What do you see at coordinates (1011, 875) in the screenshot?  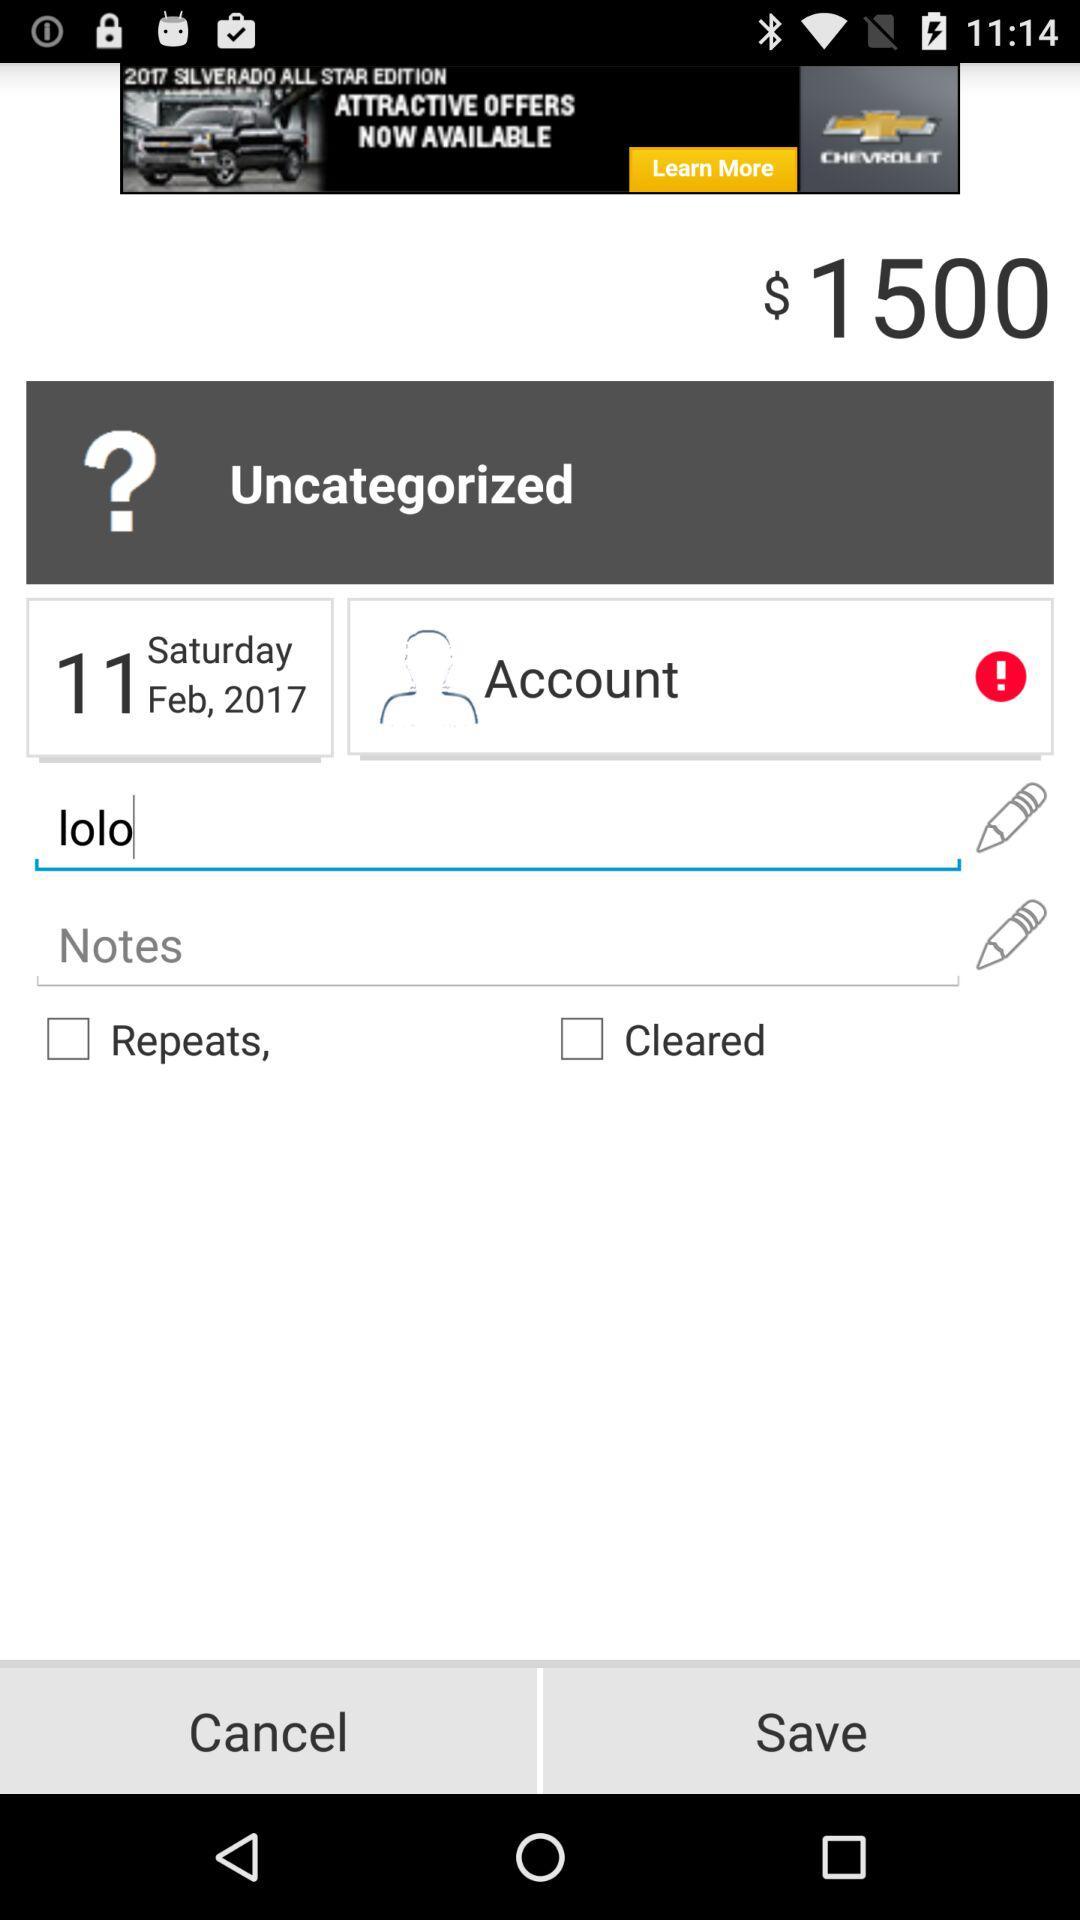 I see `the edit icon` at bounding box center [1011, 875].